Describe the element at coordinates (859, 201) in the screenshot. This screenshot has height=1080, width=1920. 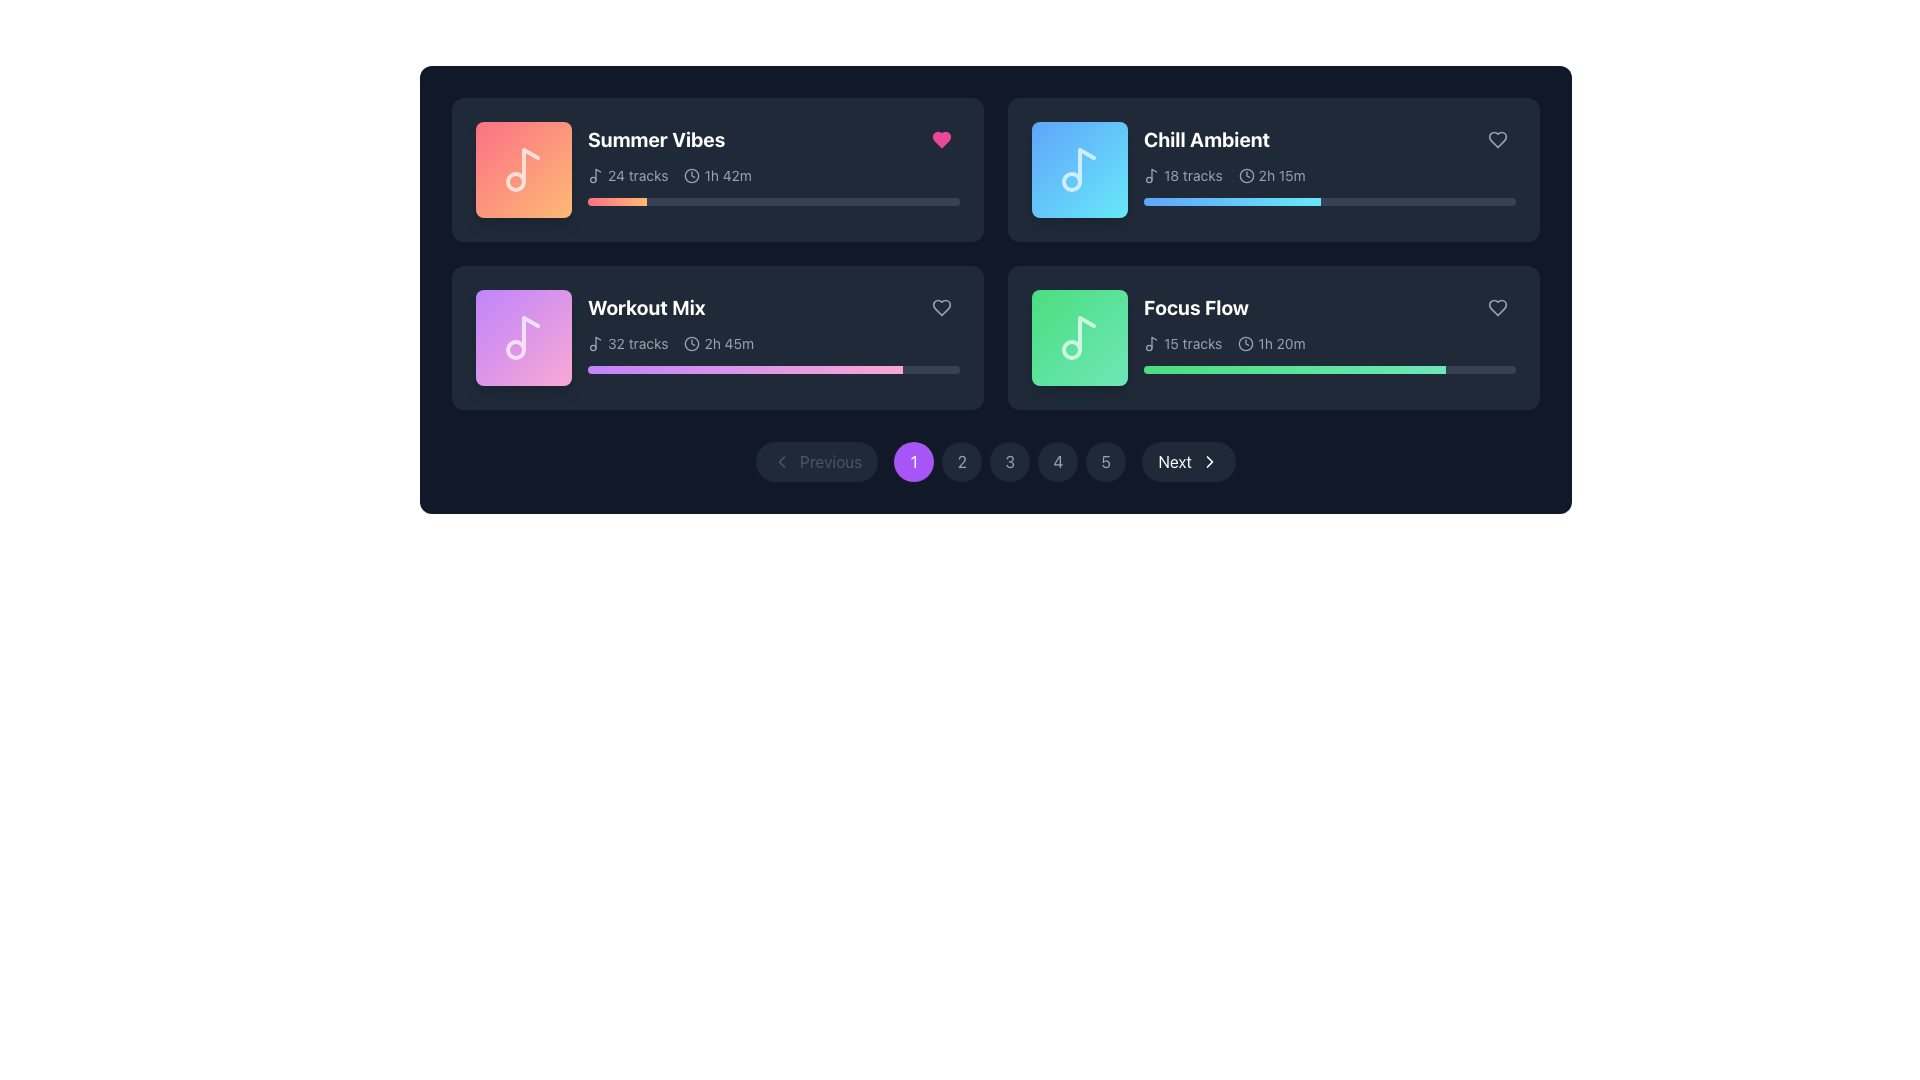
I see `the progress` at that location.